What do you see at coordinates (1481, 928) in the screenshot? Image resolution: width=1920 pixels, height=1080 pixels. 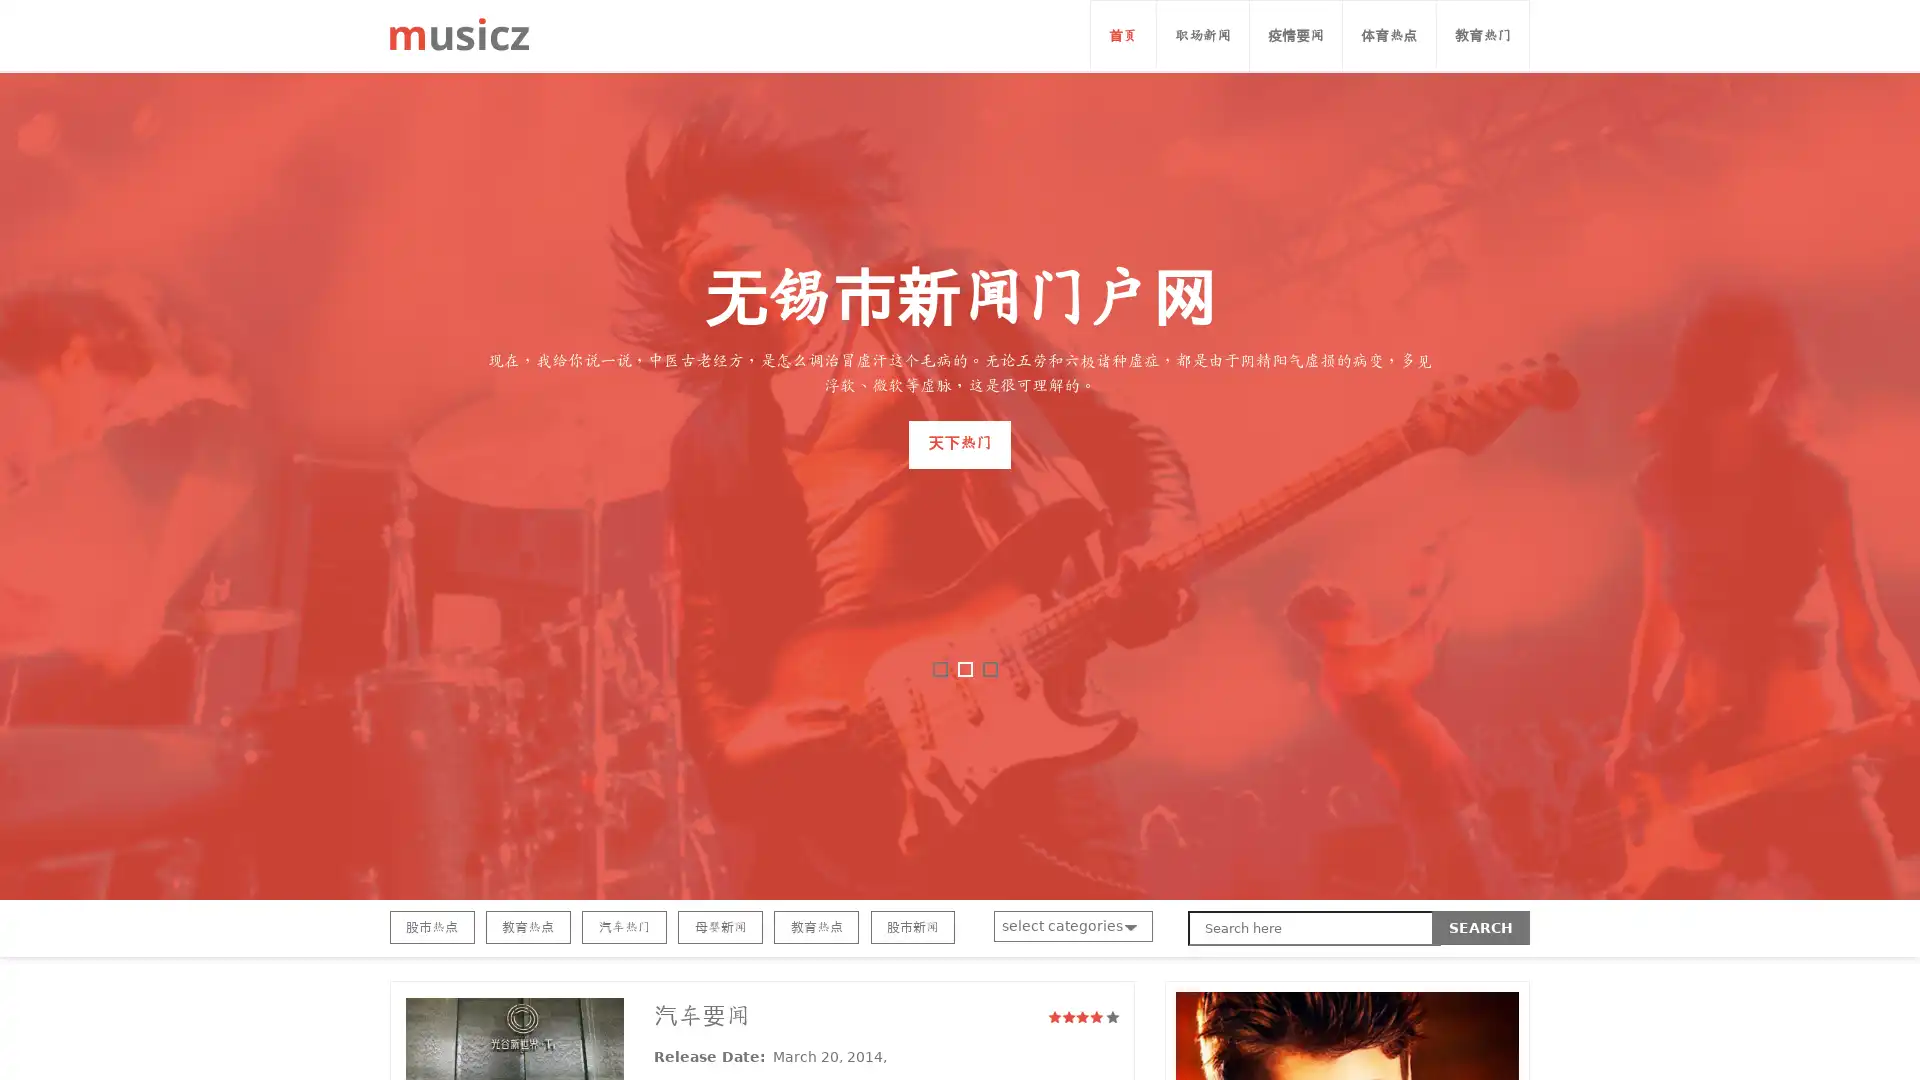 I see `search` at bounding box center [1481, 928].